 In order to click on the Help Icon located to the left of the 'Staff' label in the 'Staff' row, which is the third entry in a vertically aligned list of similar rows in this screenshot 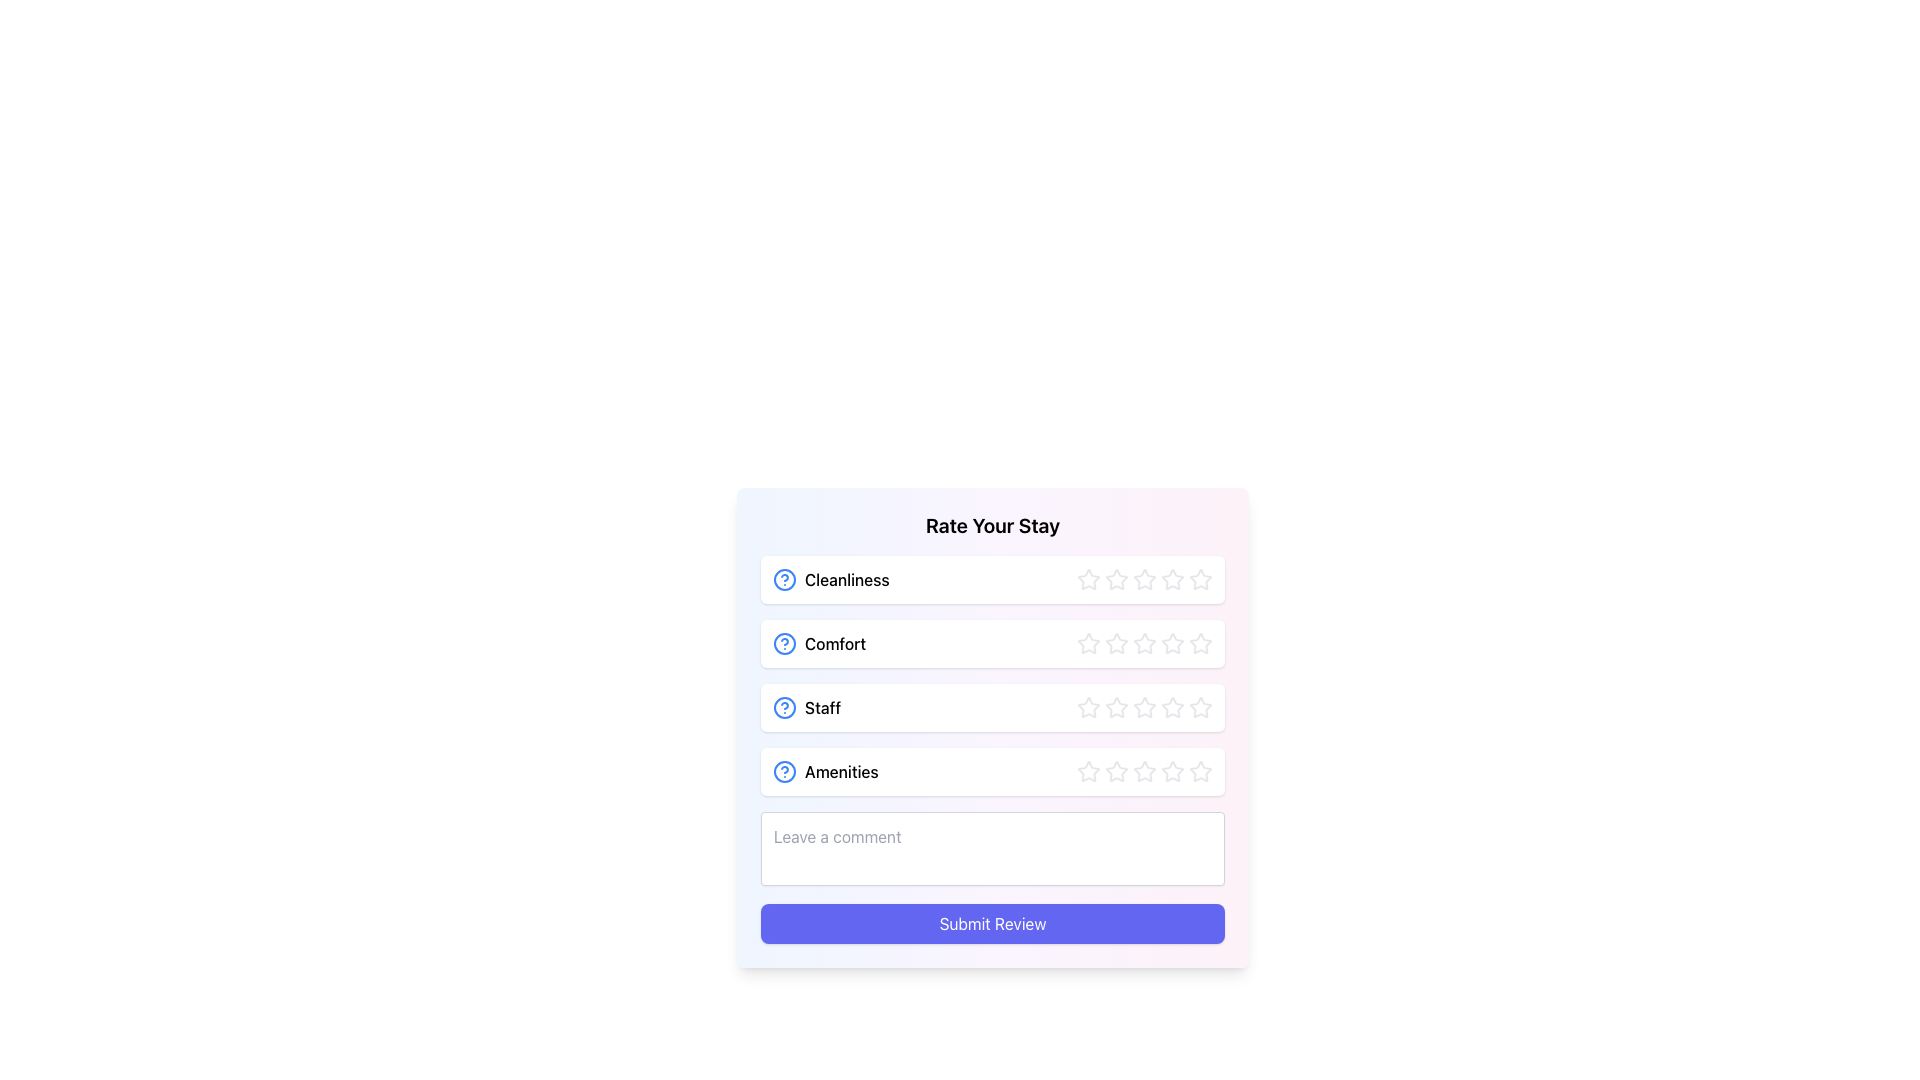, I will do `click(784, 707)`.